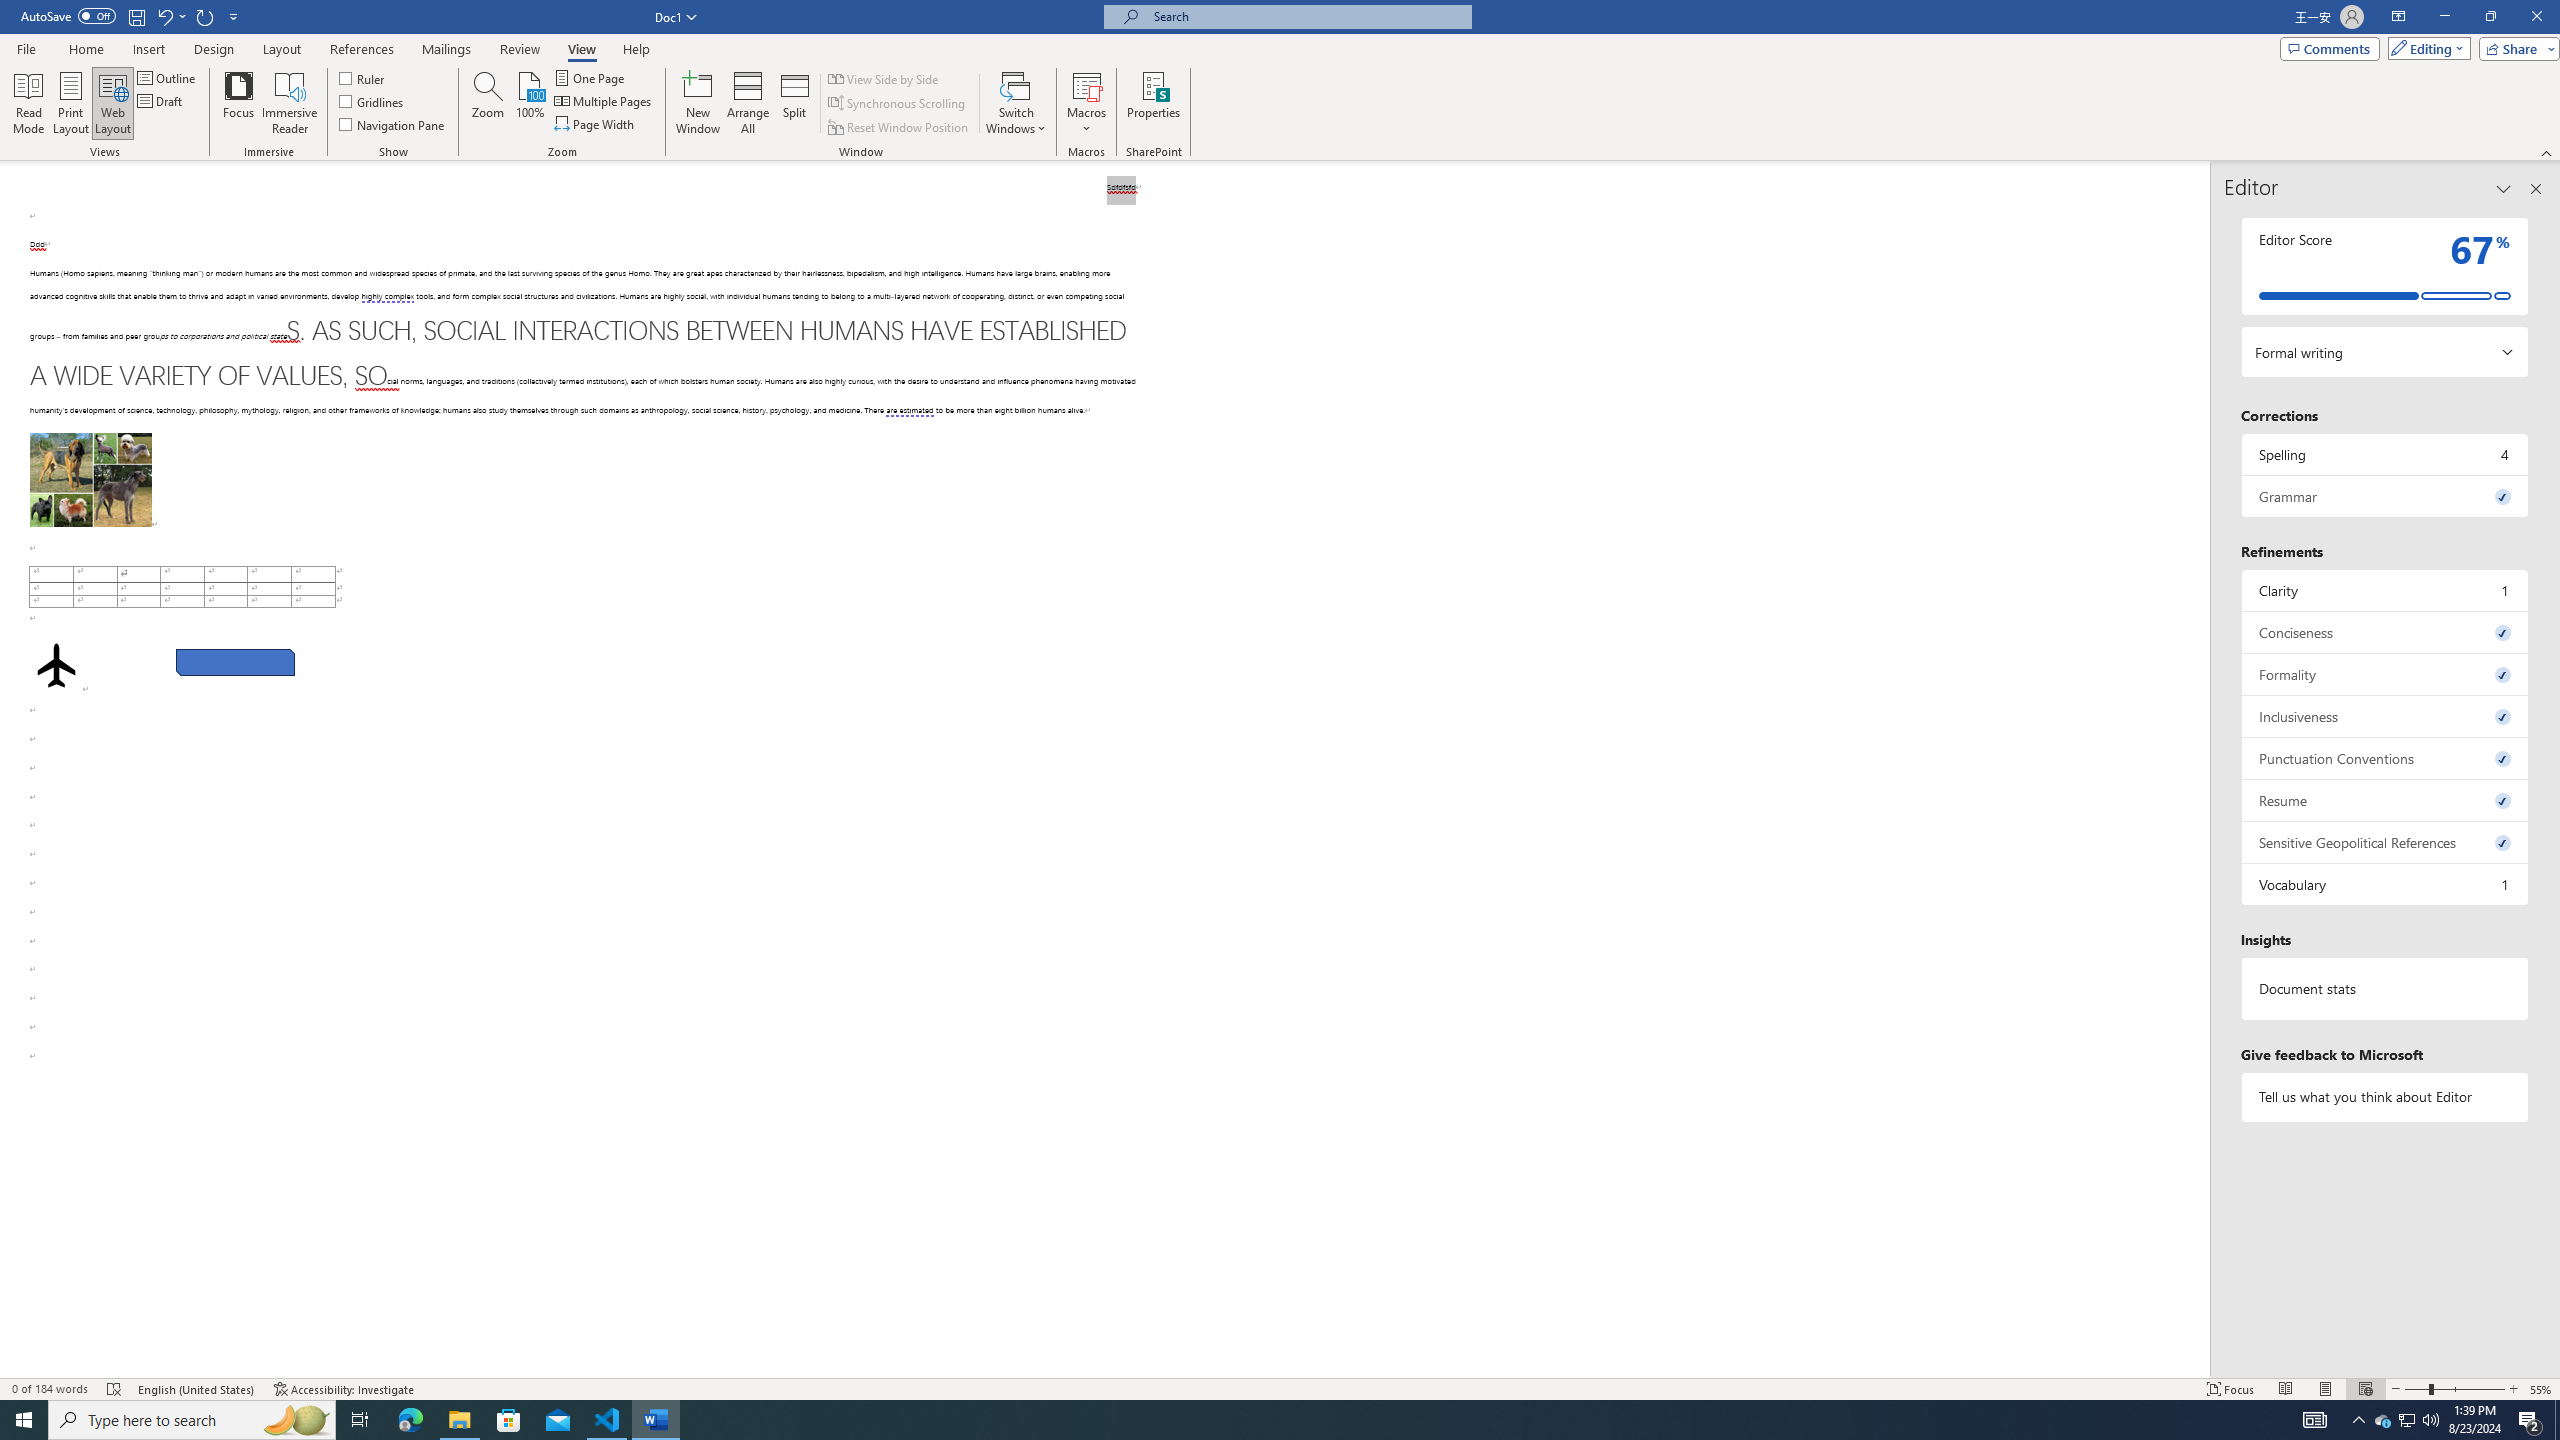 Image resolution: width=2560 pixels, height=1440 pixels. What do you see at coordinates (2384, 800) in the screenshot?
I see `'Resume, 0 issues. Press space or enter to review items.'` at bounding box center [2384, 800].